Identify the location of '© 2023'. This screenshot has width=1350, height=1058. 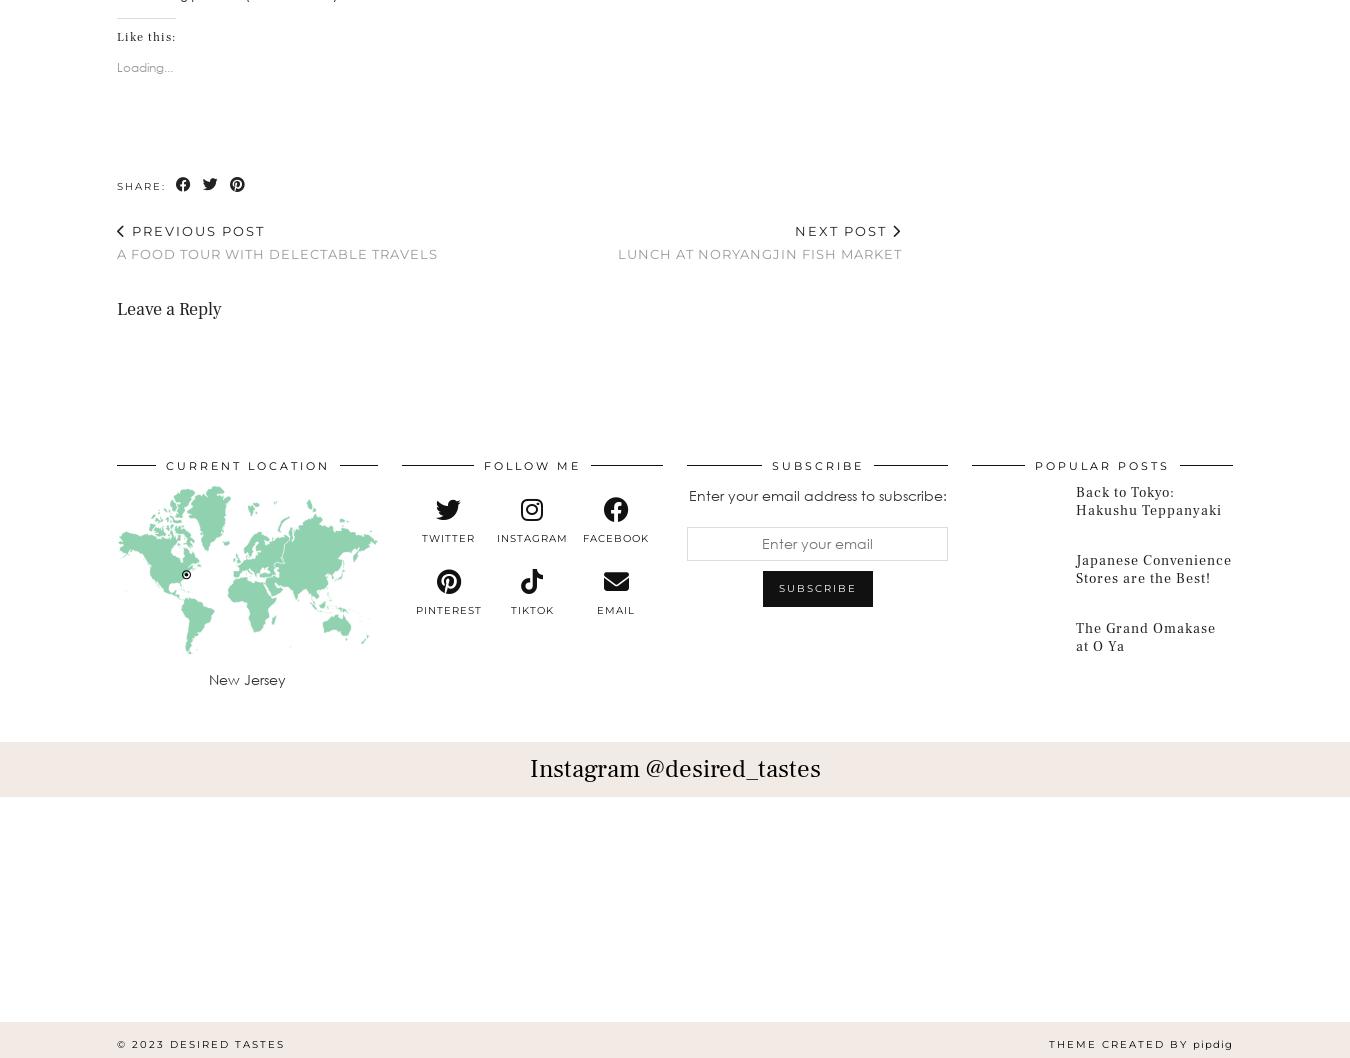
(143, 1042).